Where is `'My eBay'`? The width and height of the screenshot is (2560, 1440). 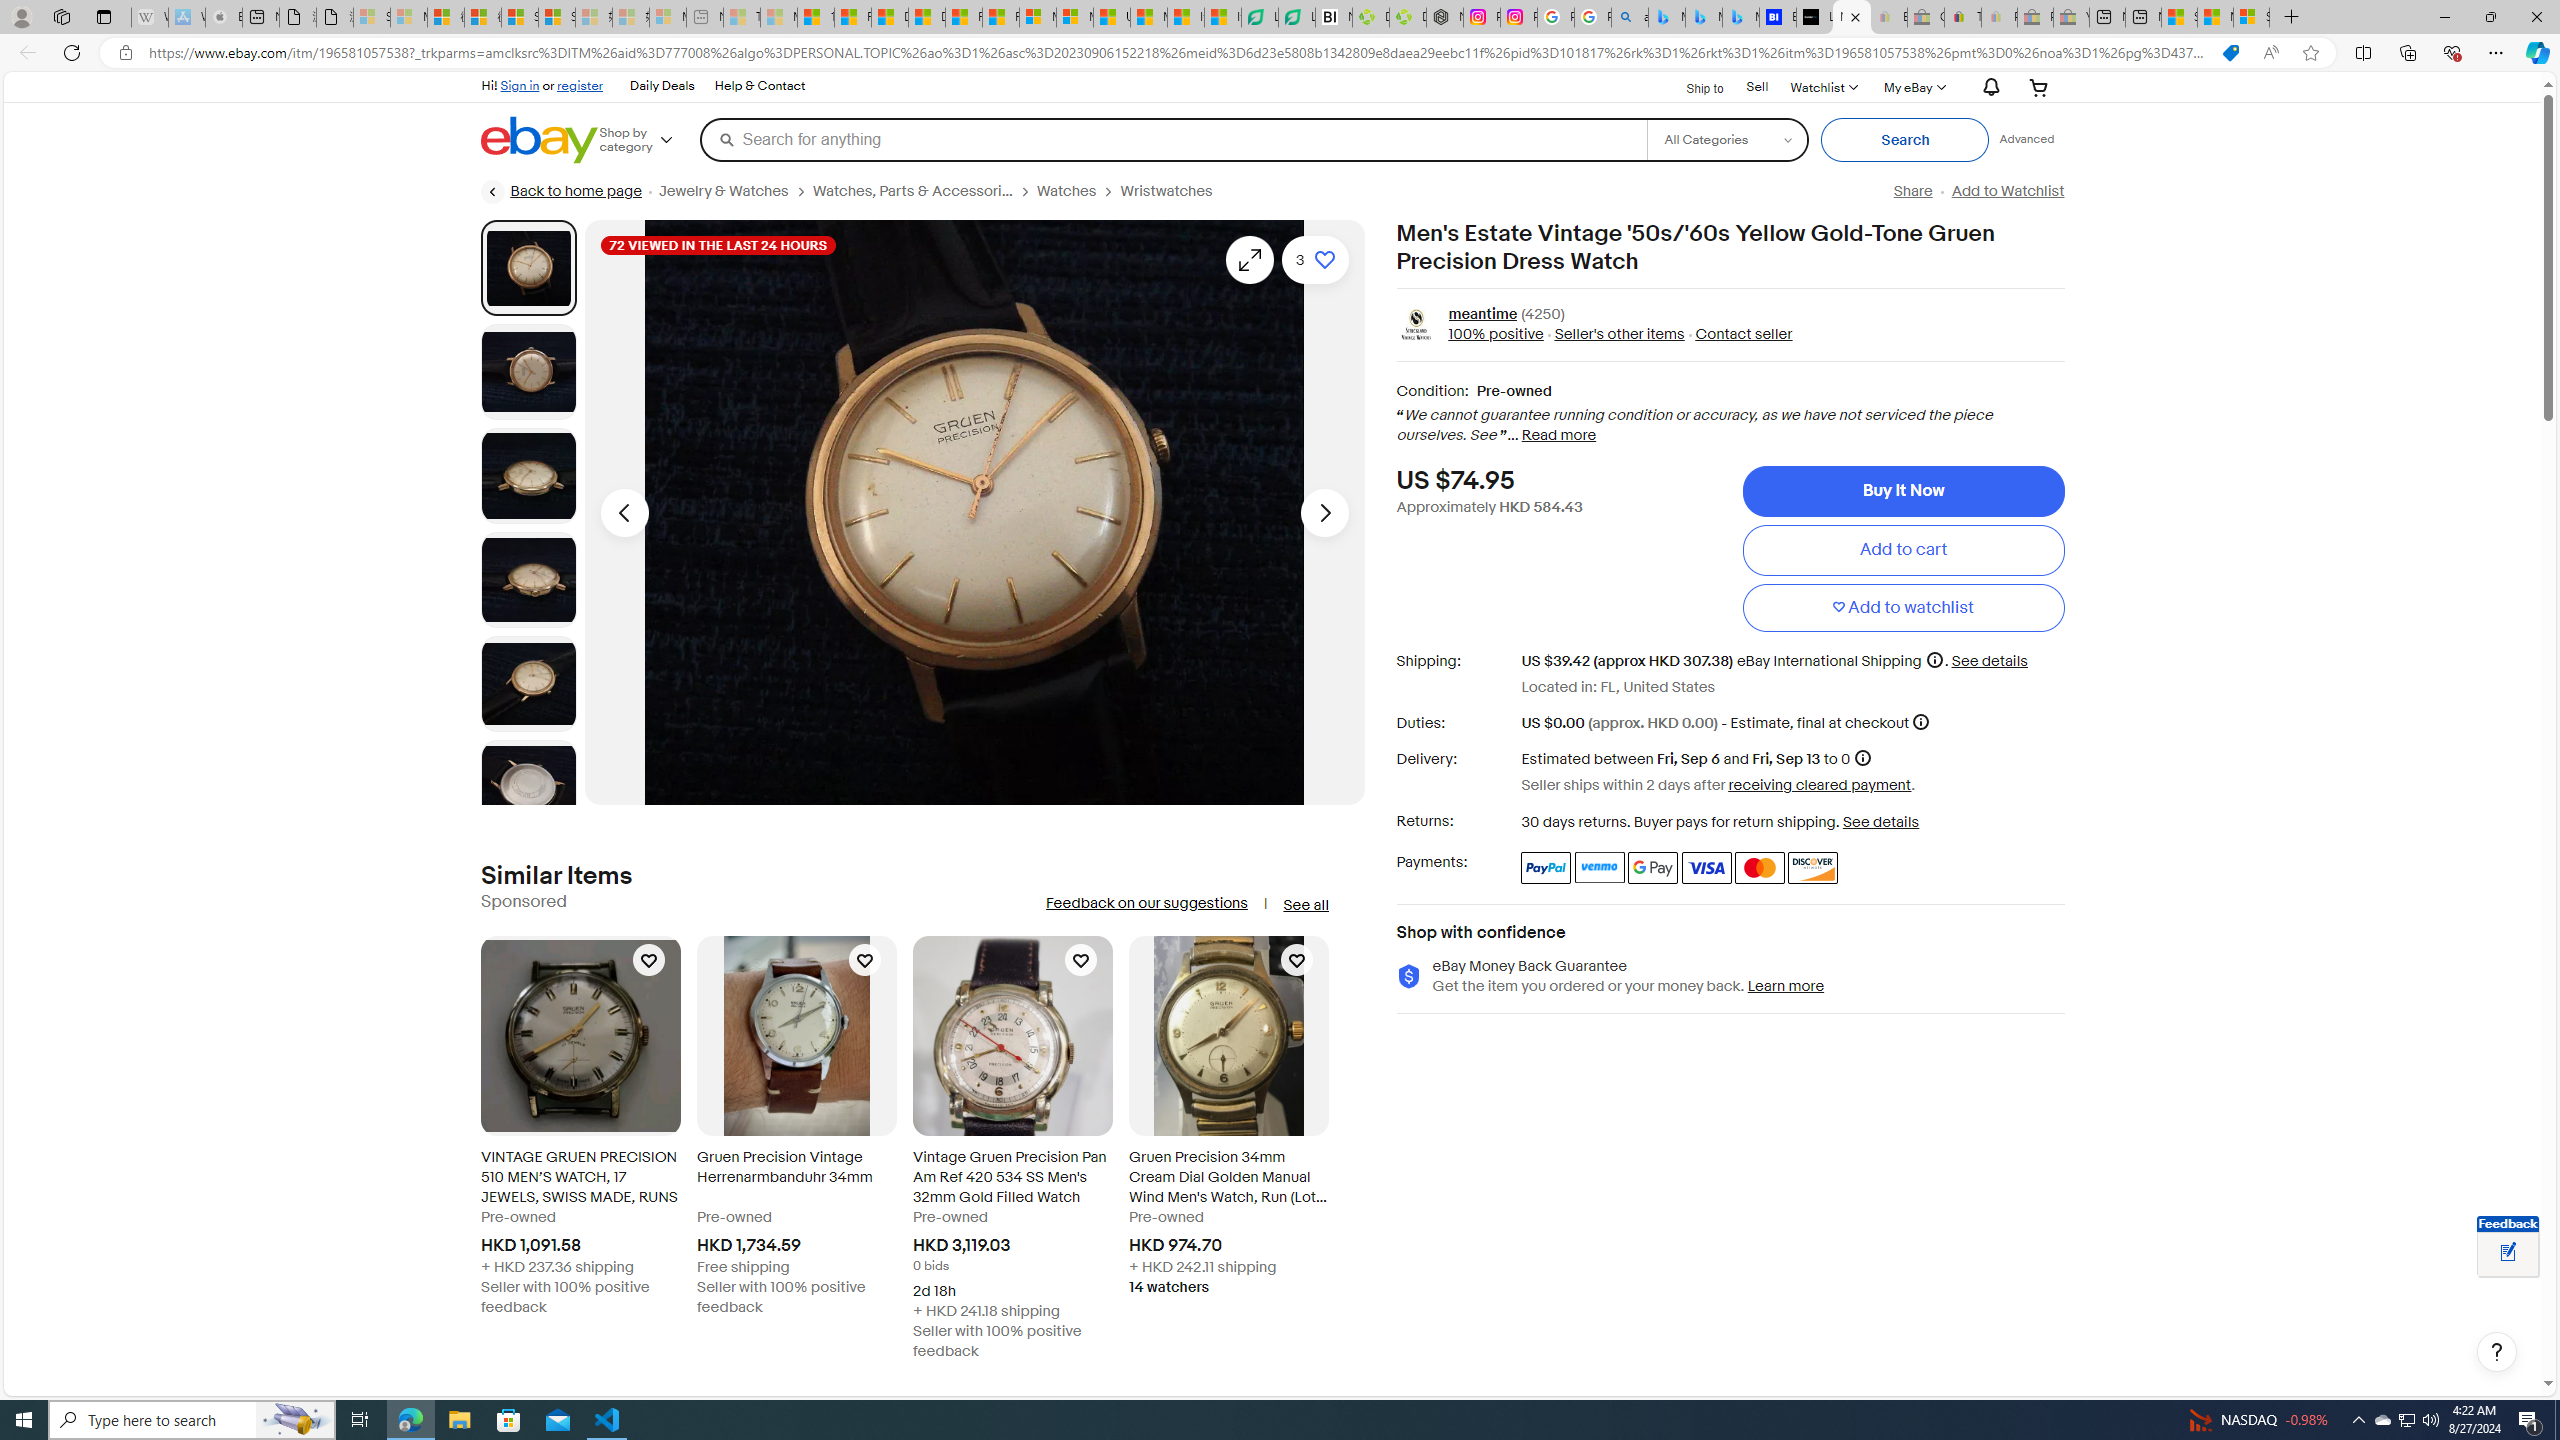 'My eBay' is located at coordinates (1912, 87).